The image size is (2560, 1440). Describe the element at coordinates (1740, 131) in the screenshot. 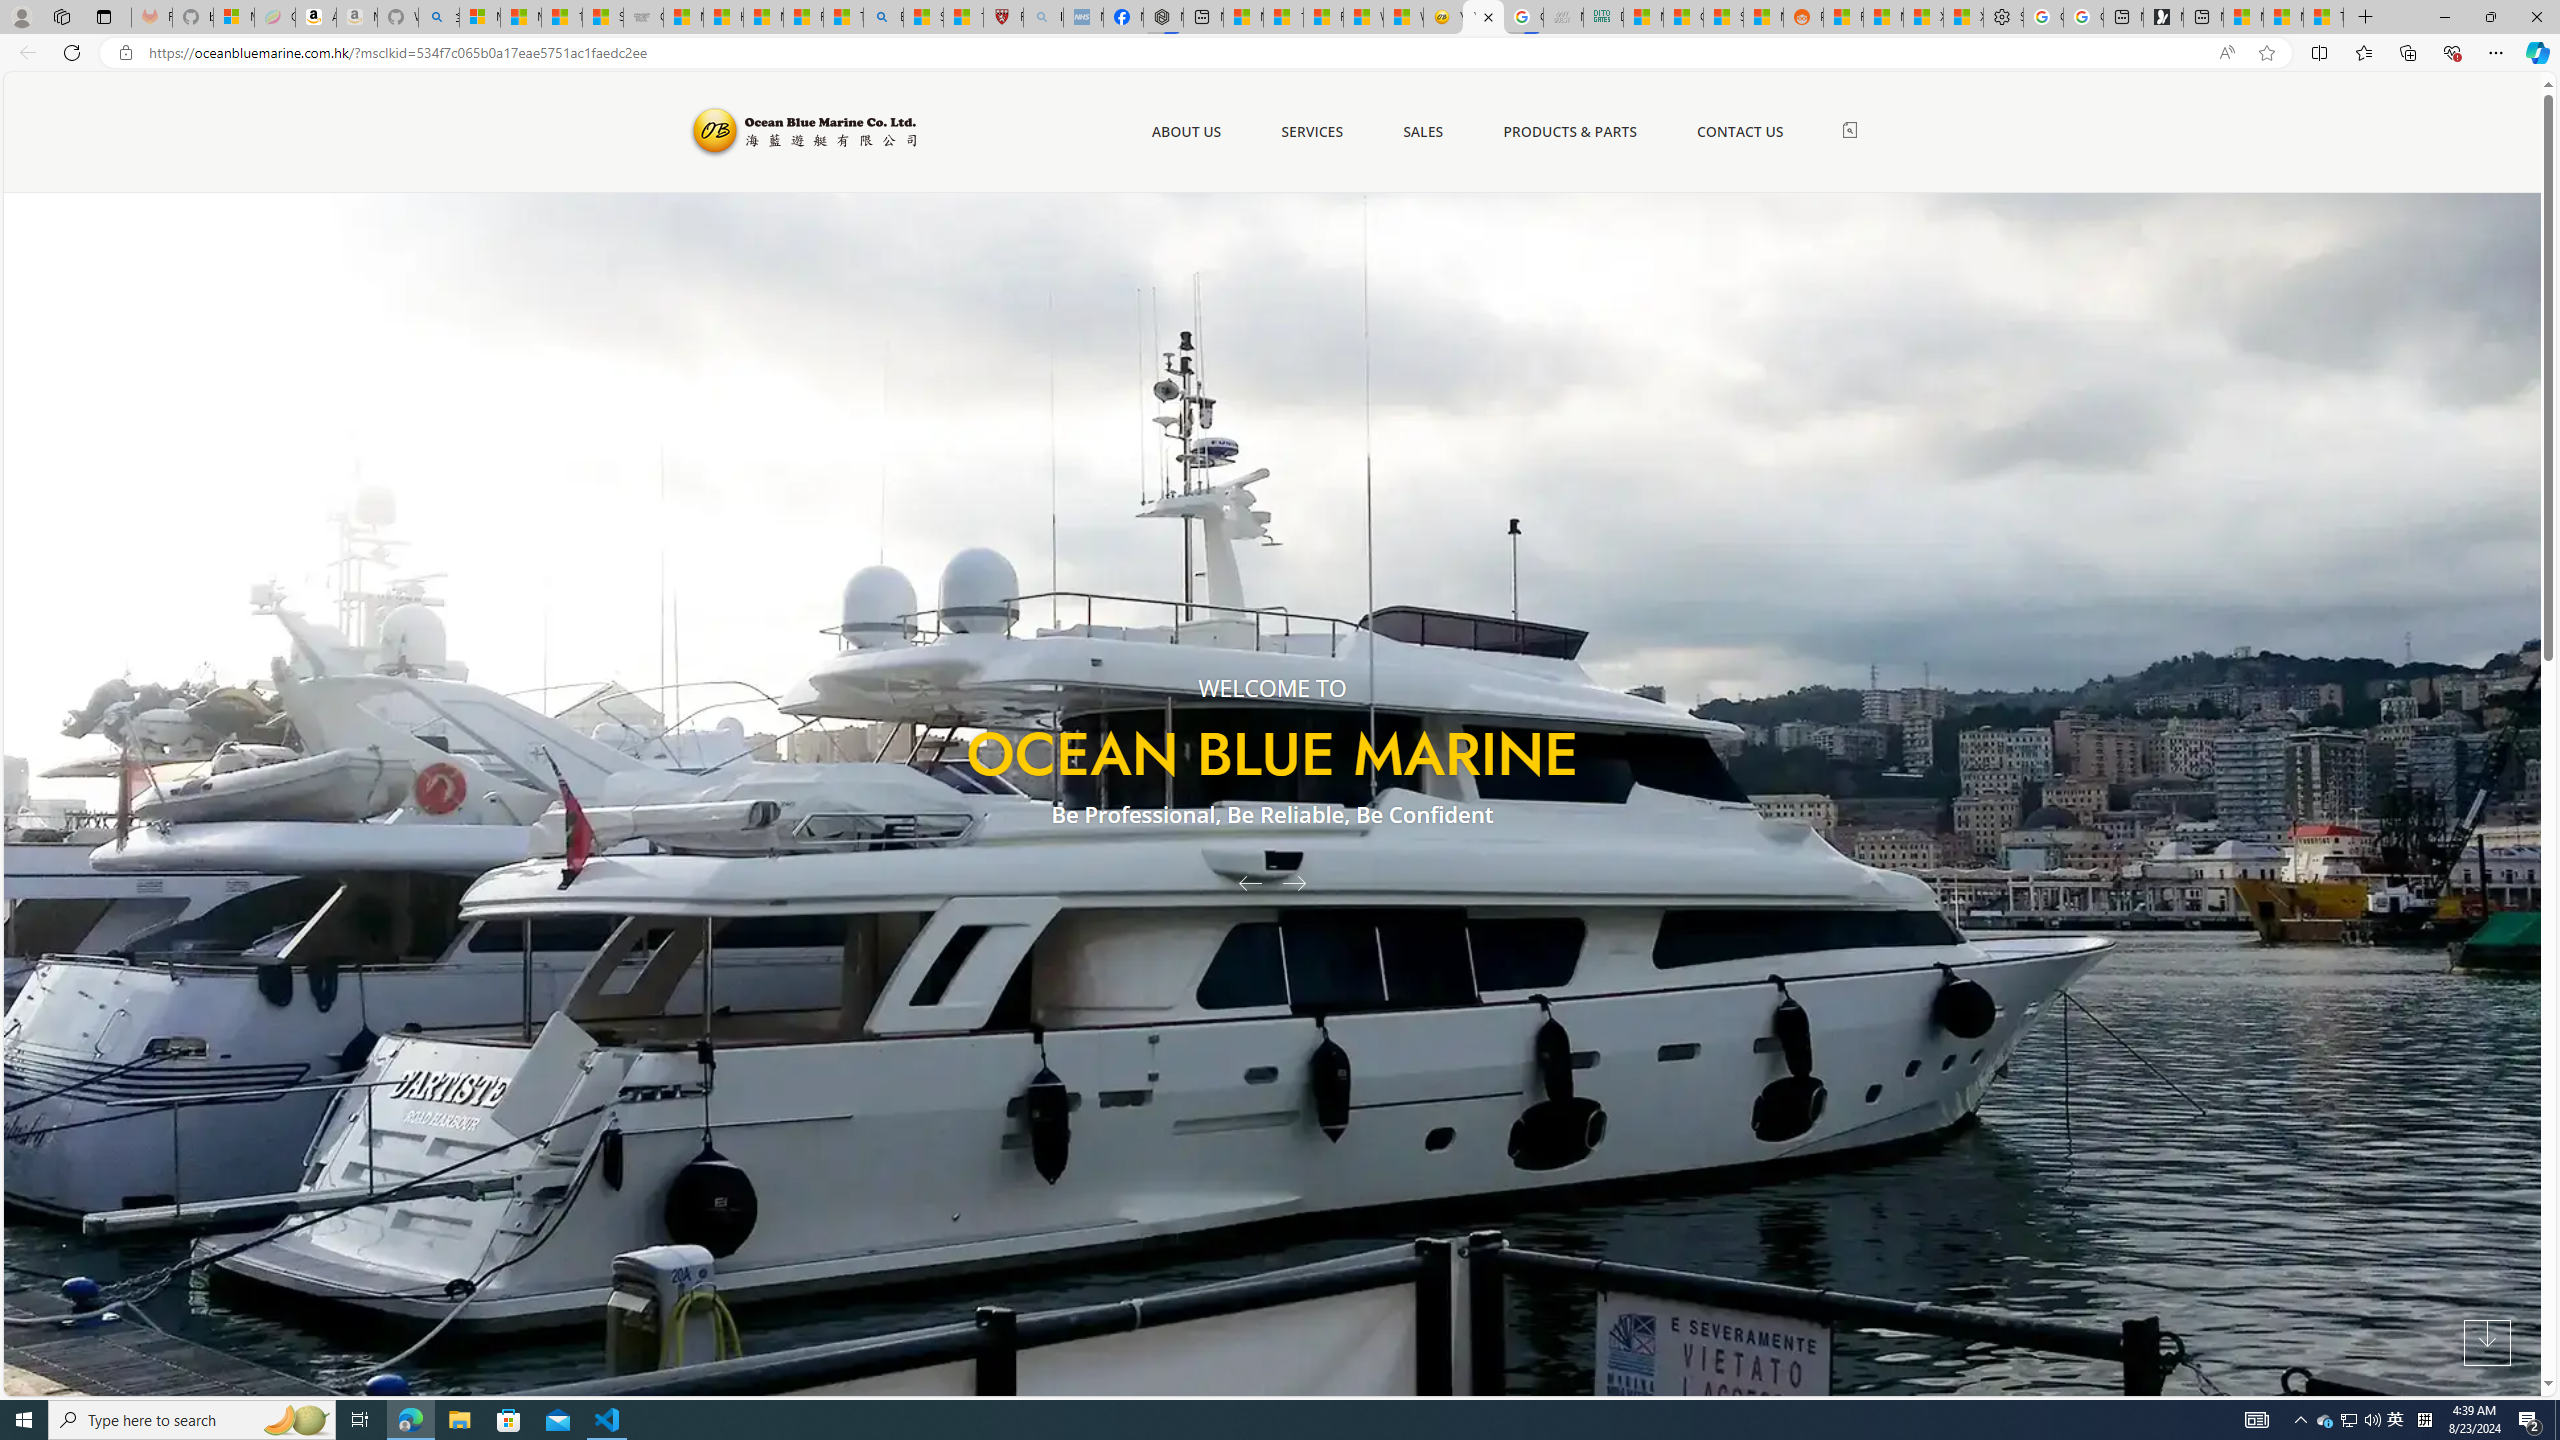

I see `'CONTACT US'` at that location.